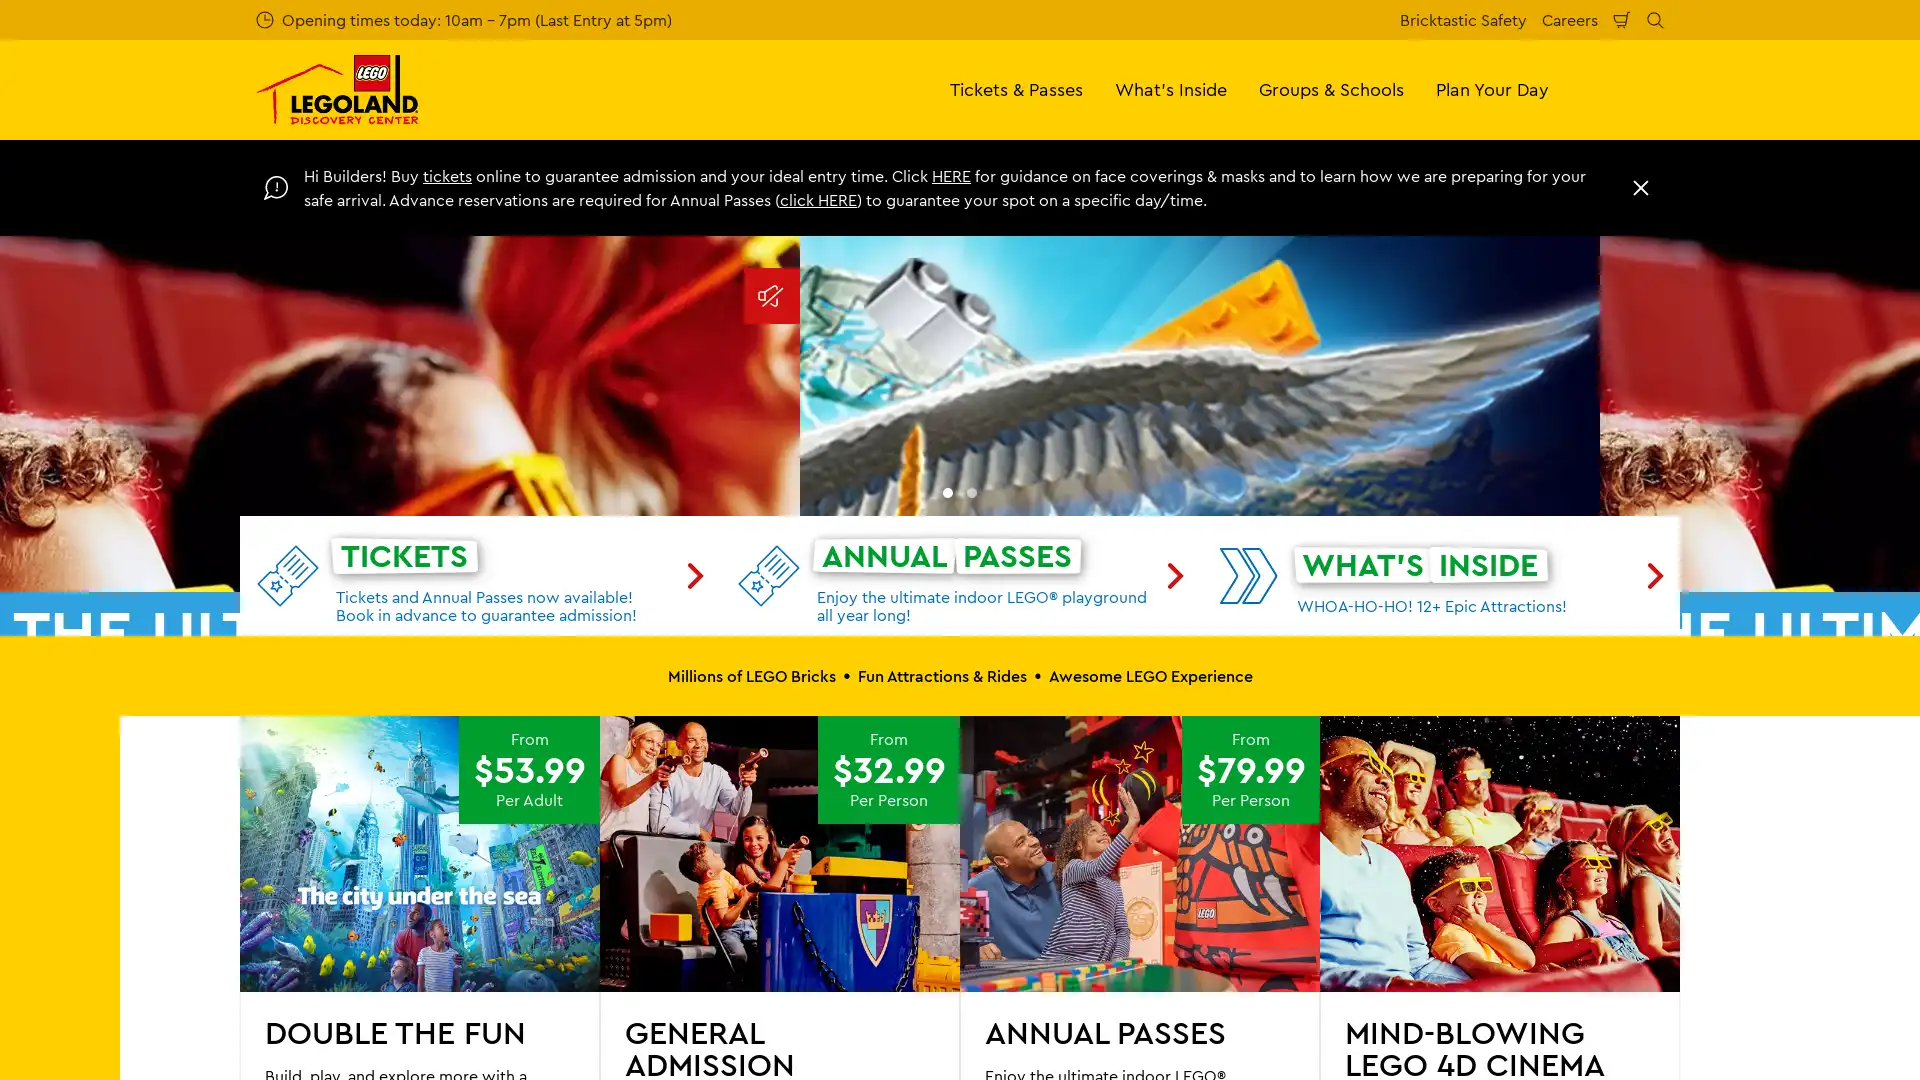  What do you see at coordinates (947, 870) in the screenshot?
I see `Go to slide 1` at bounding box center [947, 870].